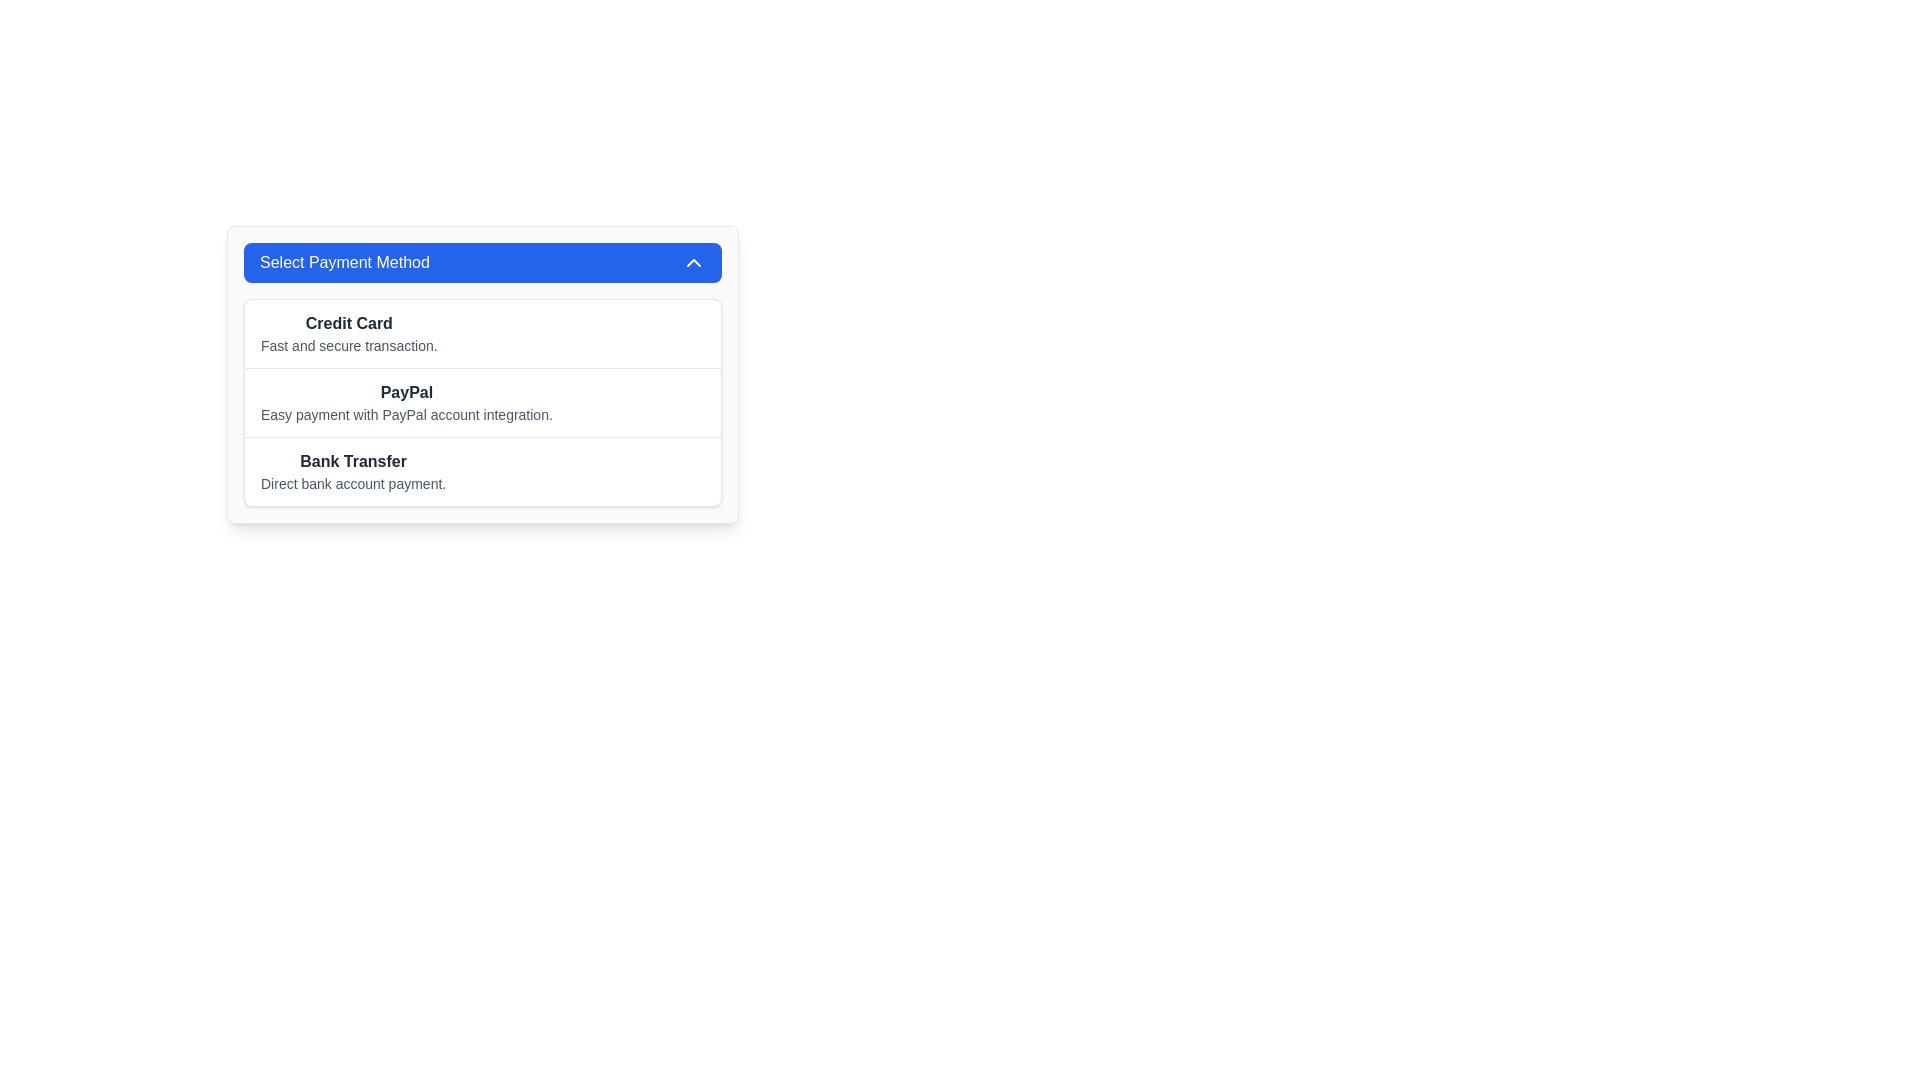 This screenshot has height=1080, width=1920. Describe the element at coordinates (694, 261) in the screenshot. I see `the chevron icon located on the far right side of the 'Select Payment Method' header bar to trigger potential hover effects` at that location.